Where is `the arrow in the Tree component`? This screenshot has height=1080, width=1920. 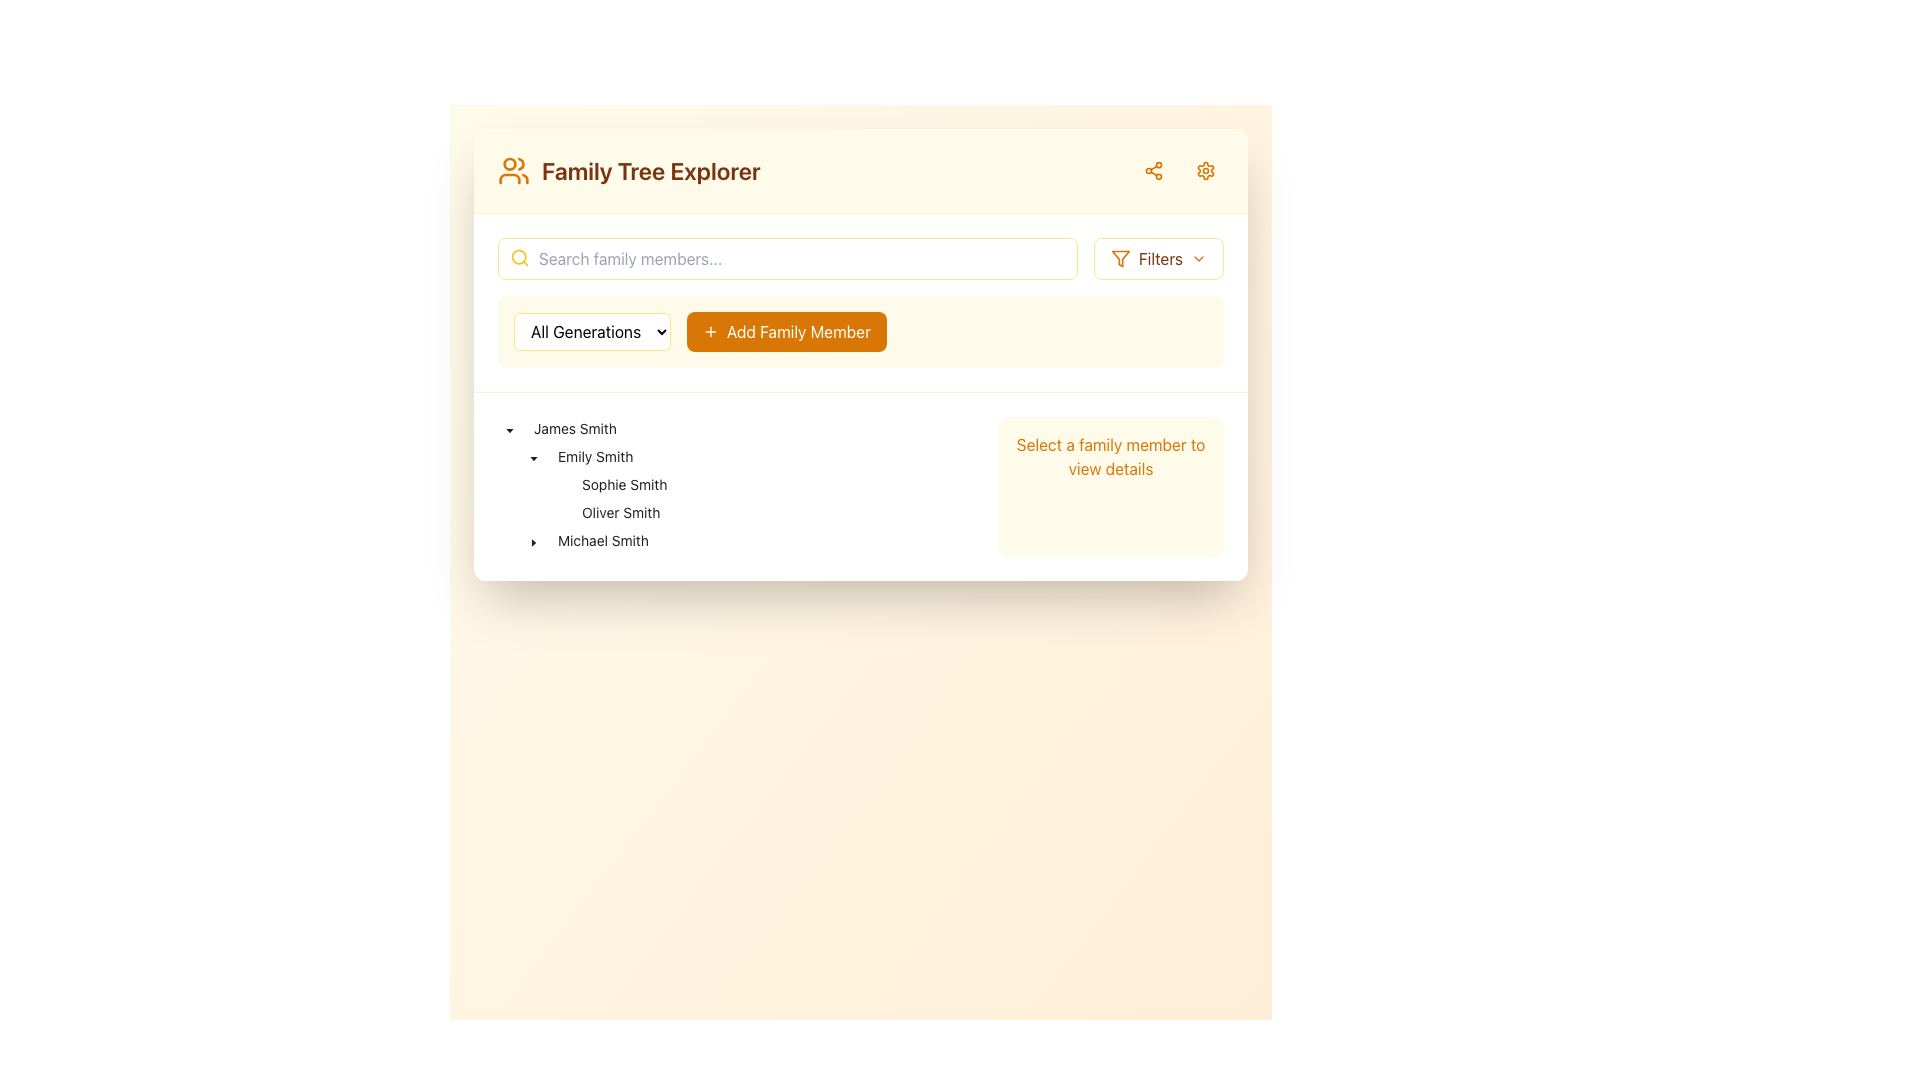 the arrow in the Tree component is located at coordinates (734, 486).